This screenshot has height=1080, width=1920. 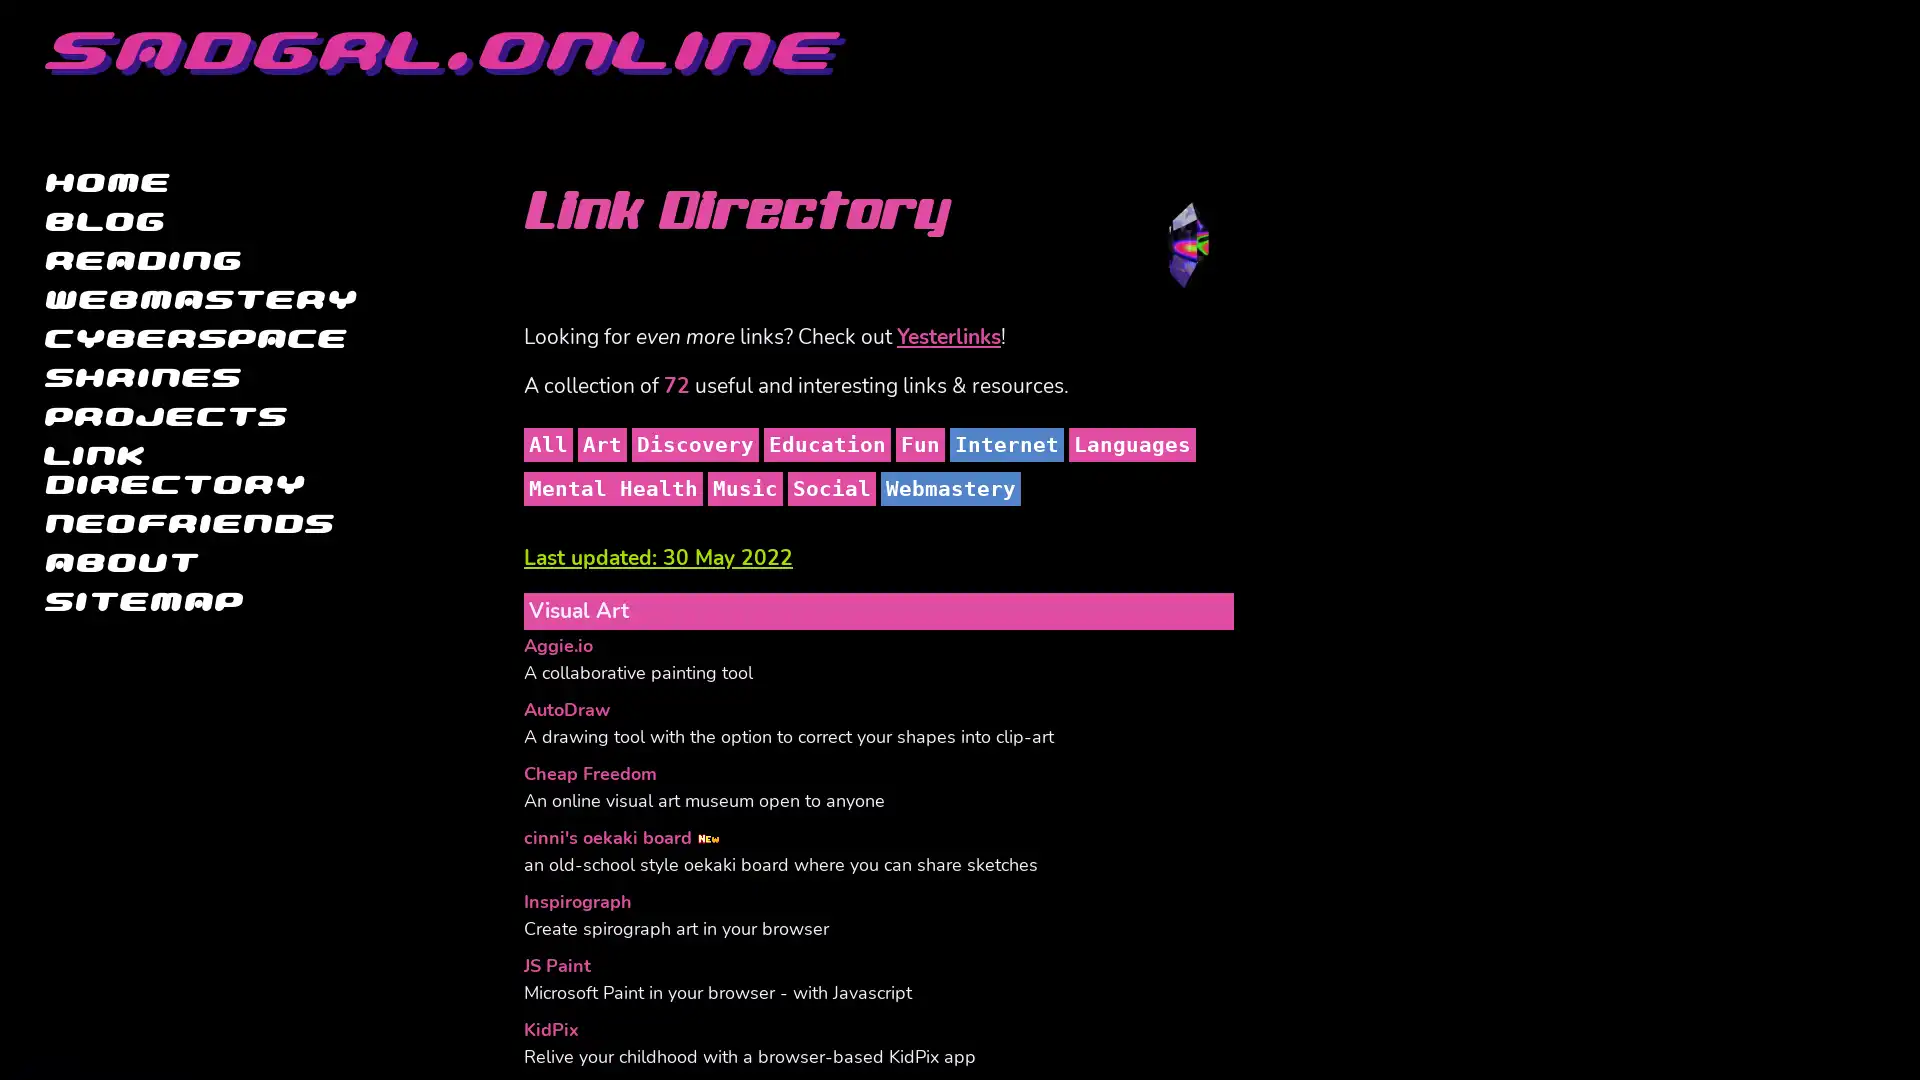 What do you see at coordinates (949, 488) in the screenshot?
I see `Webmastery` at bounding box center [949, 488].